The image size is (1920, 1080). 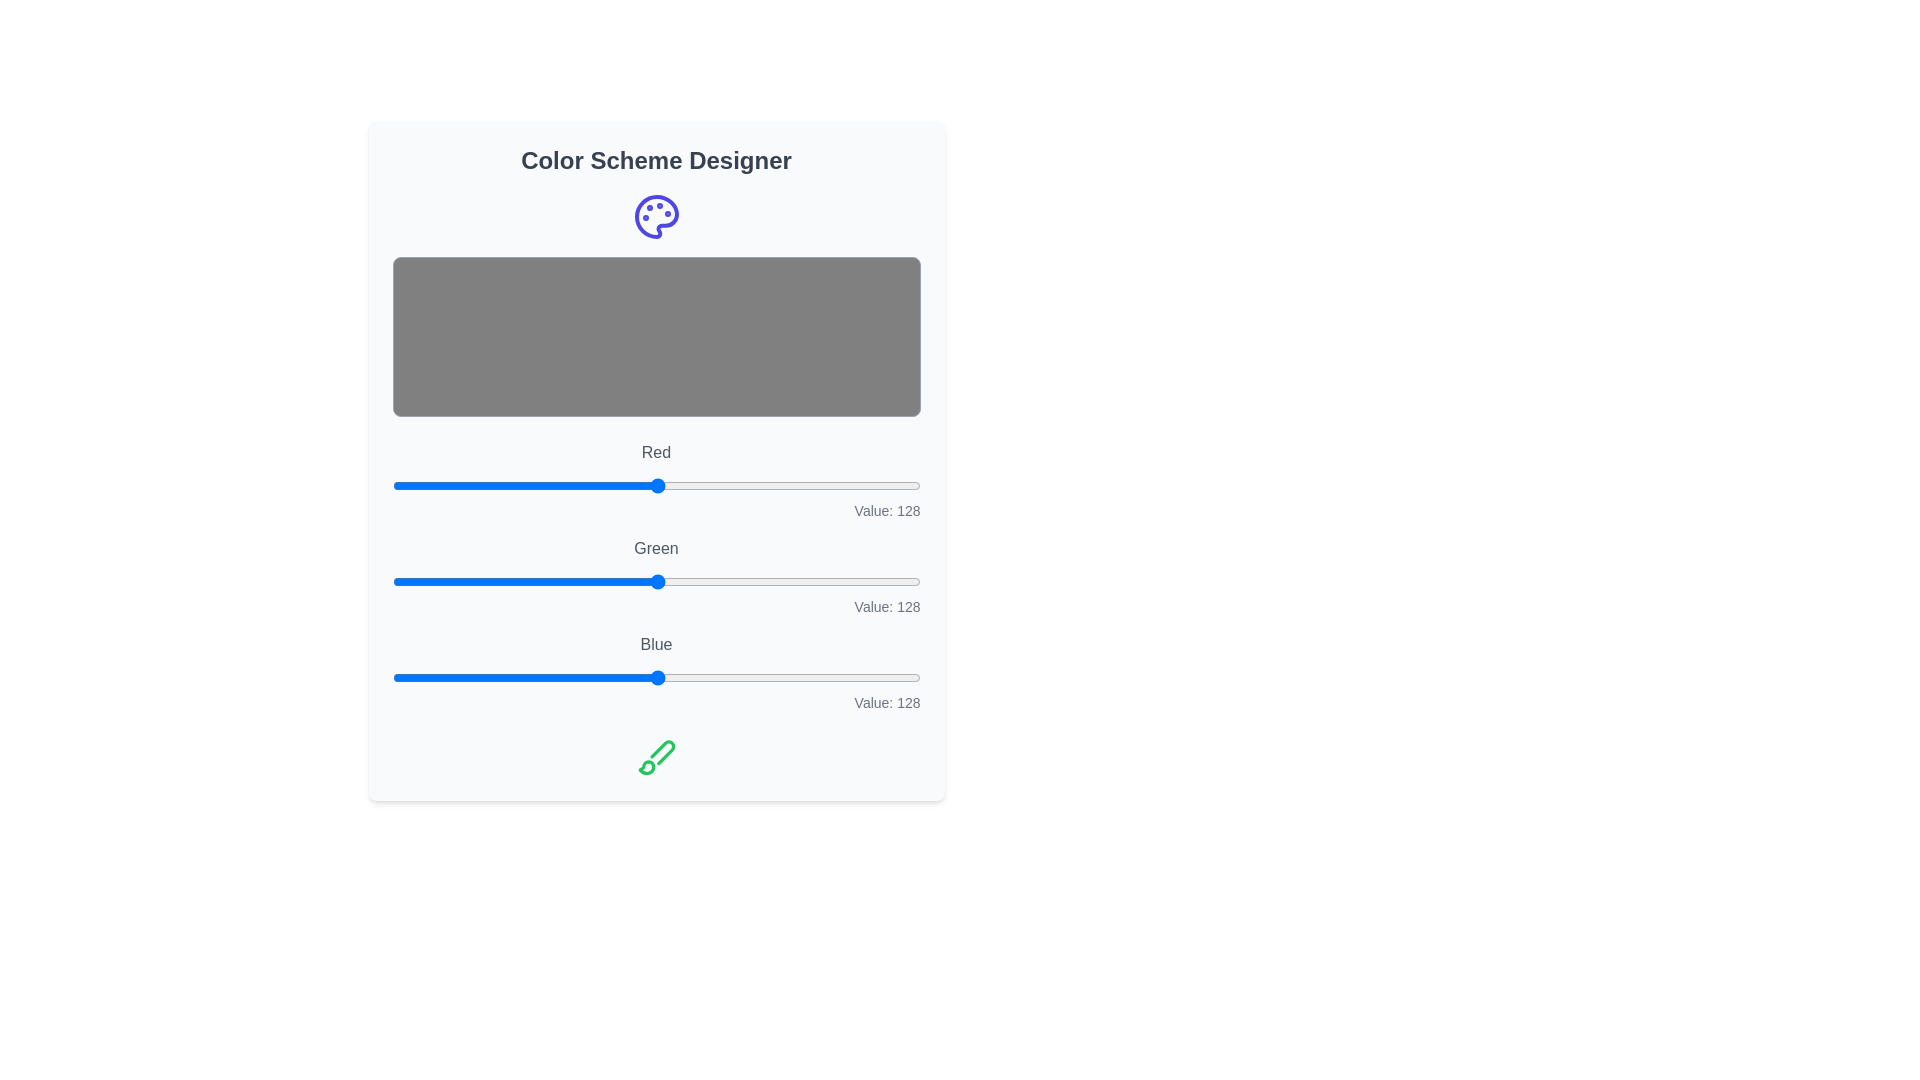 What do you see at coordinates (728, 677) in the screenshot?
I see `the blue color value` at bounding box center [728, 677].